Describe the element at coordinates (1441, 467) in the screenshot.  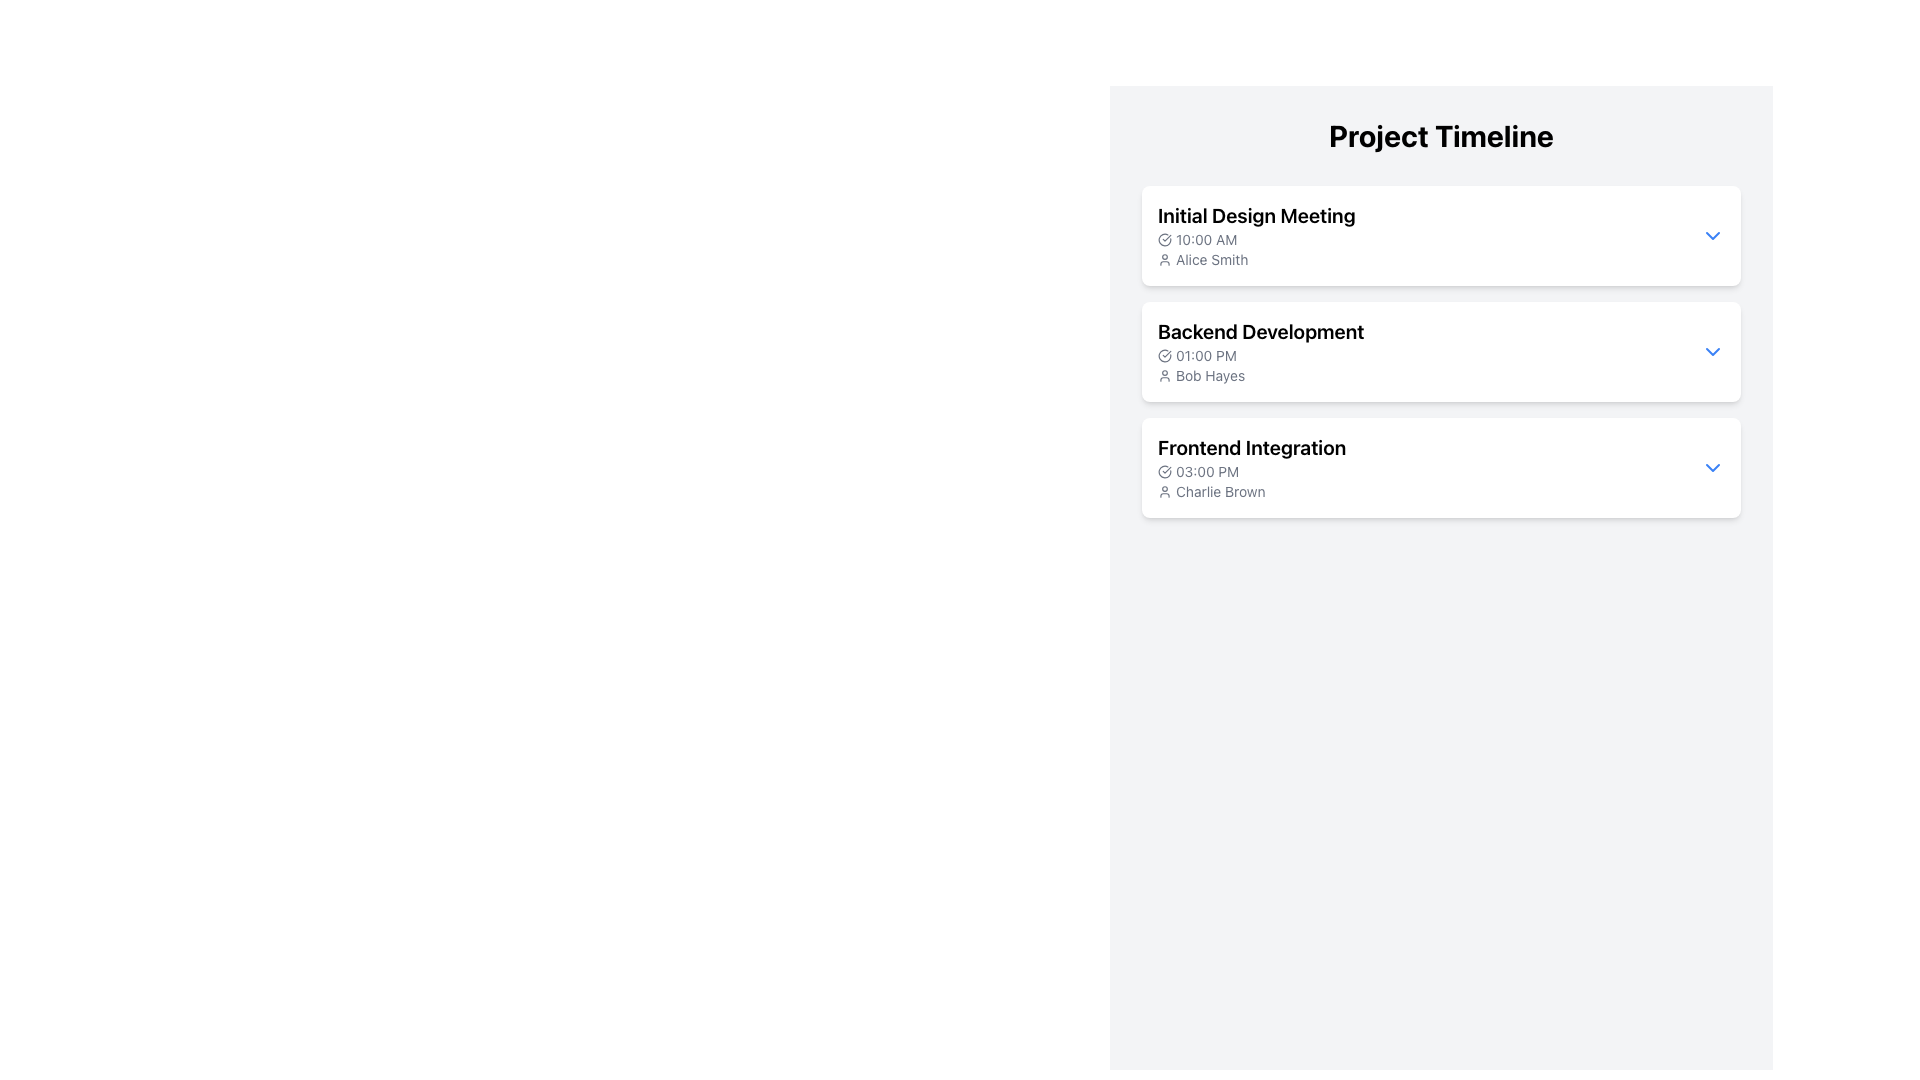
I see `the third item in the timeline or list titled 'Frontend Integration' scheduled for '03:00 PM' associated with 'Charlie Brown'` at that location.